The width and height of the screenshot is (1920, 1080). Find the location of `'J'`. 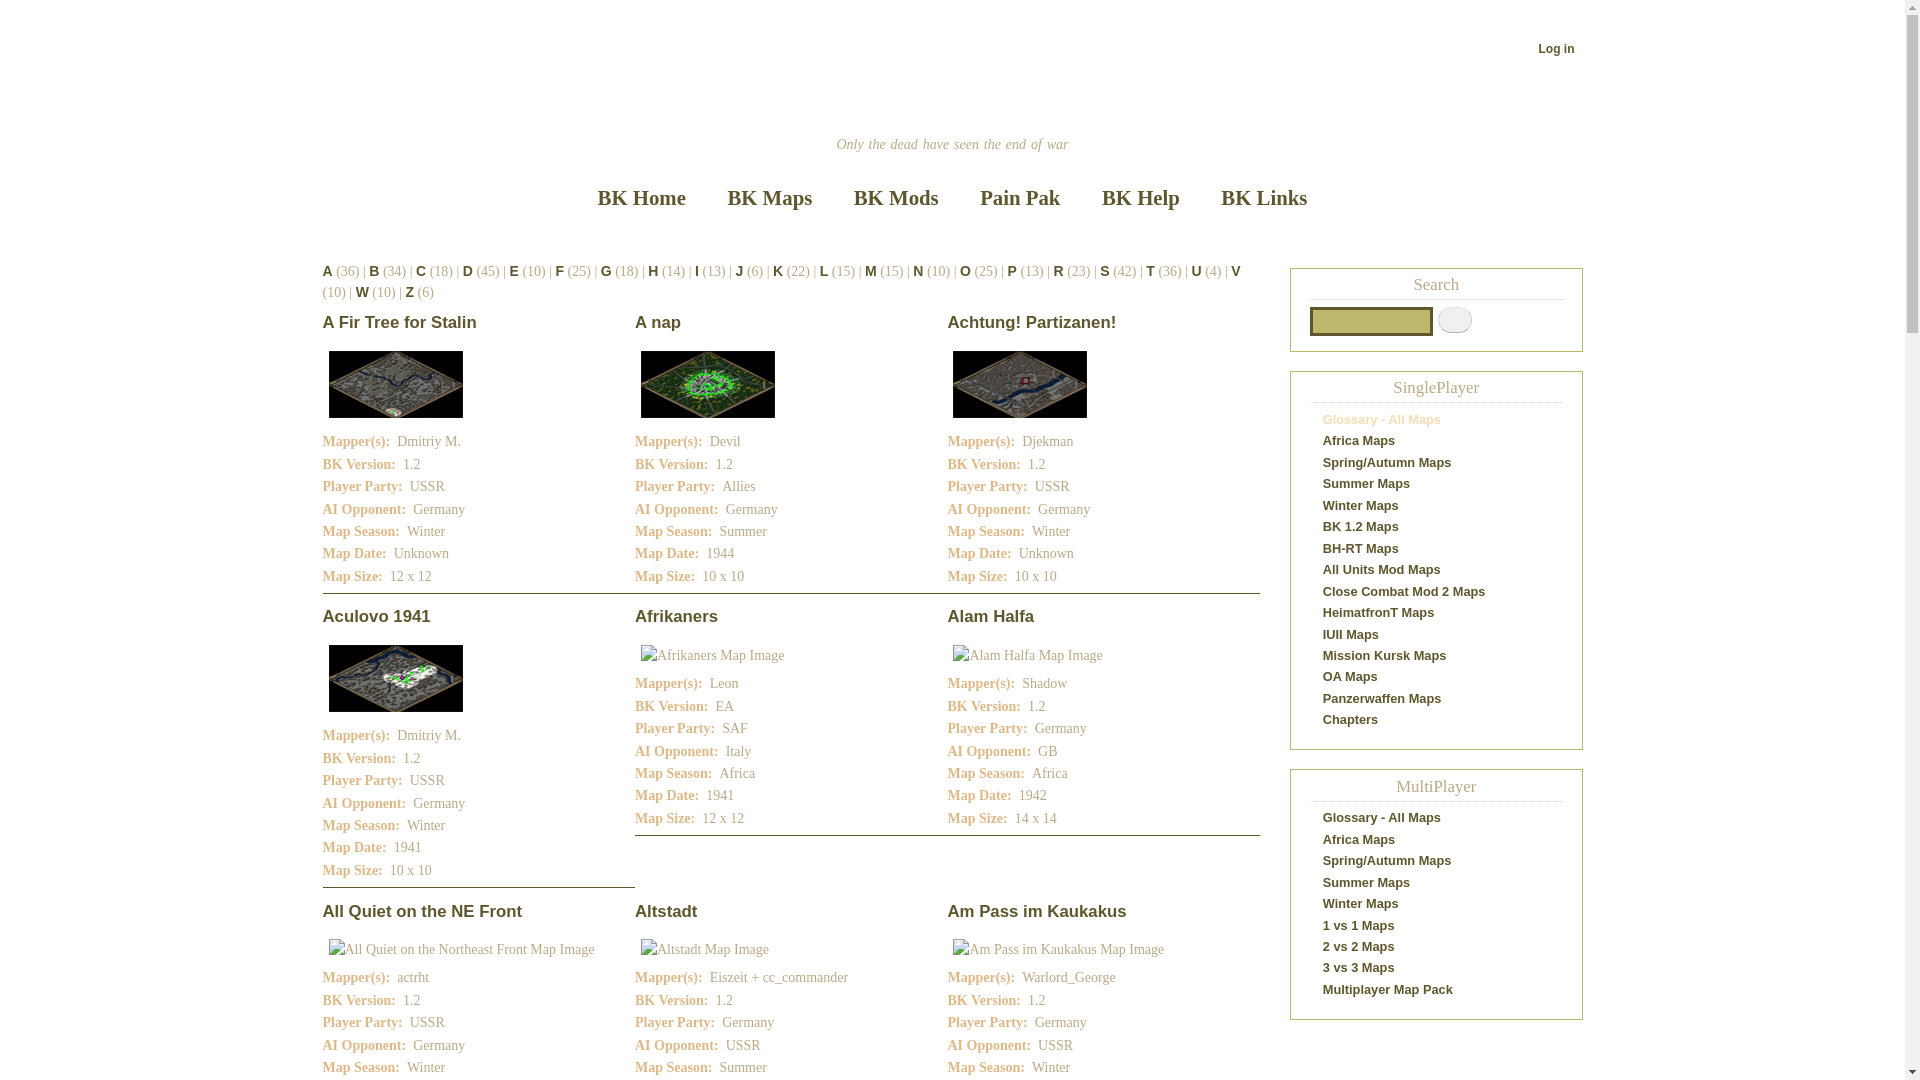

'J' is located at coordinates (734, 270).